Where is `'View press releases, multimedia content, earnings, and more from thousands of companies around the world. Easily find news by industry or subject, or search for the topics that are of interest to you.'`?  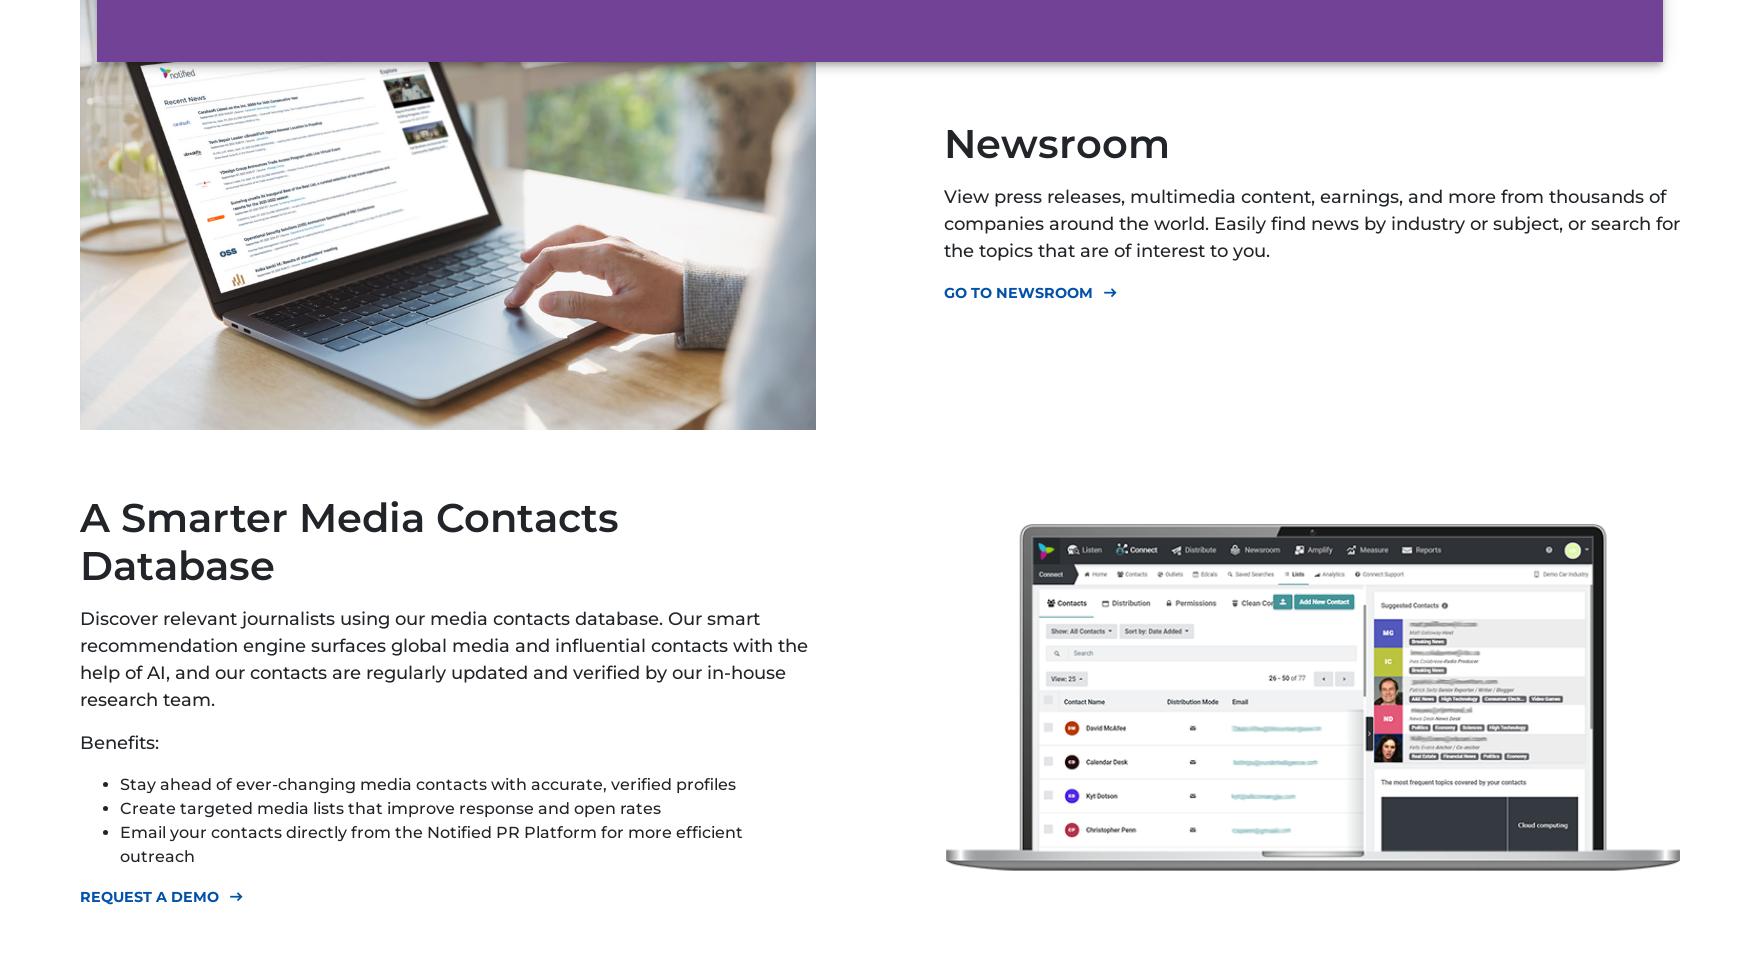
'View press releases, multimedia content, earnings, and more from thousands of companies around the world. Easily find news by industry or subject, or search for the topics that are of interest to you.' is located at coordinates (1311, 223).